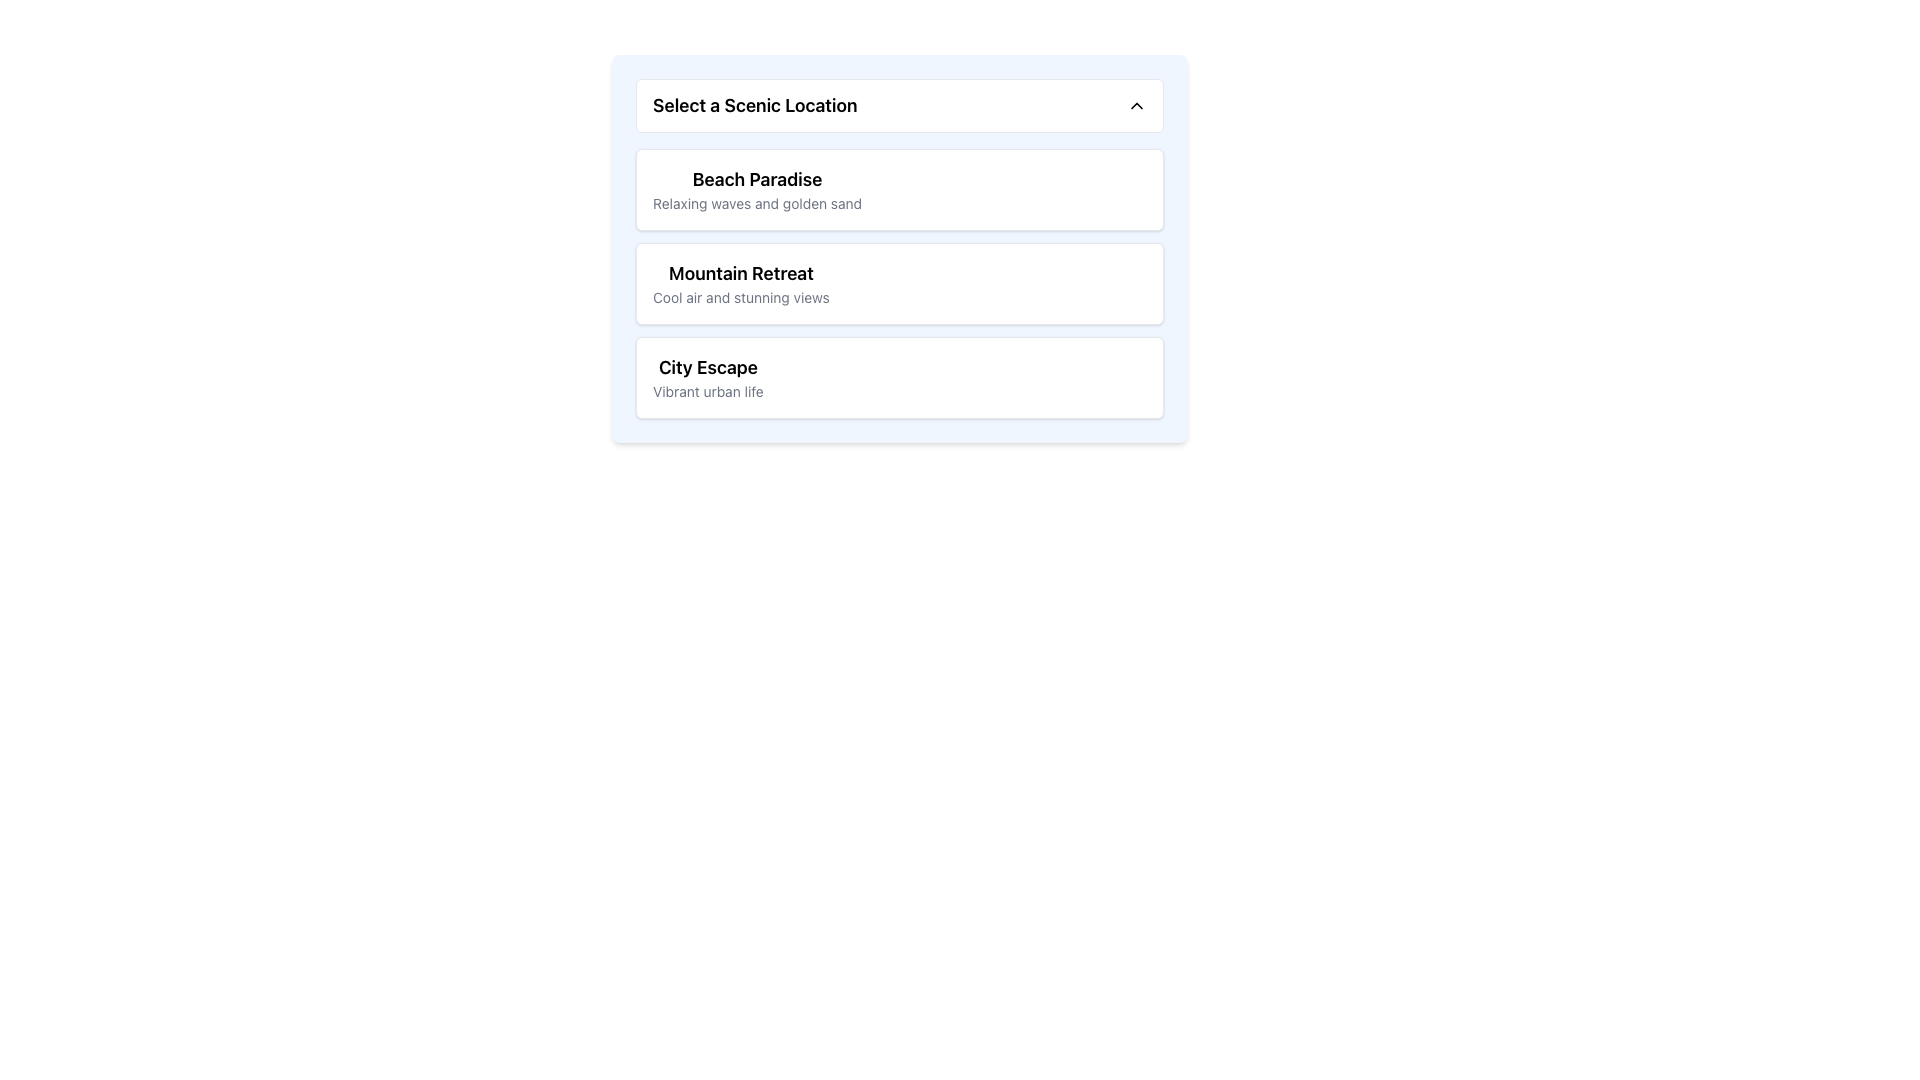  Describe the element at coordinates (740, 284) in the screenshot. I see `text of the 'Mountain Retreat' label in the selection list, which is located in the middle of the second section labeled 'Select a Scenic Location.'` at that location.